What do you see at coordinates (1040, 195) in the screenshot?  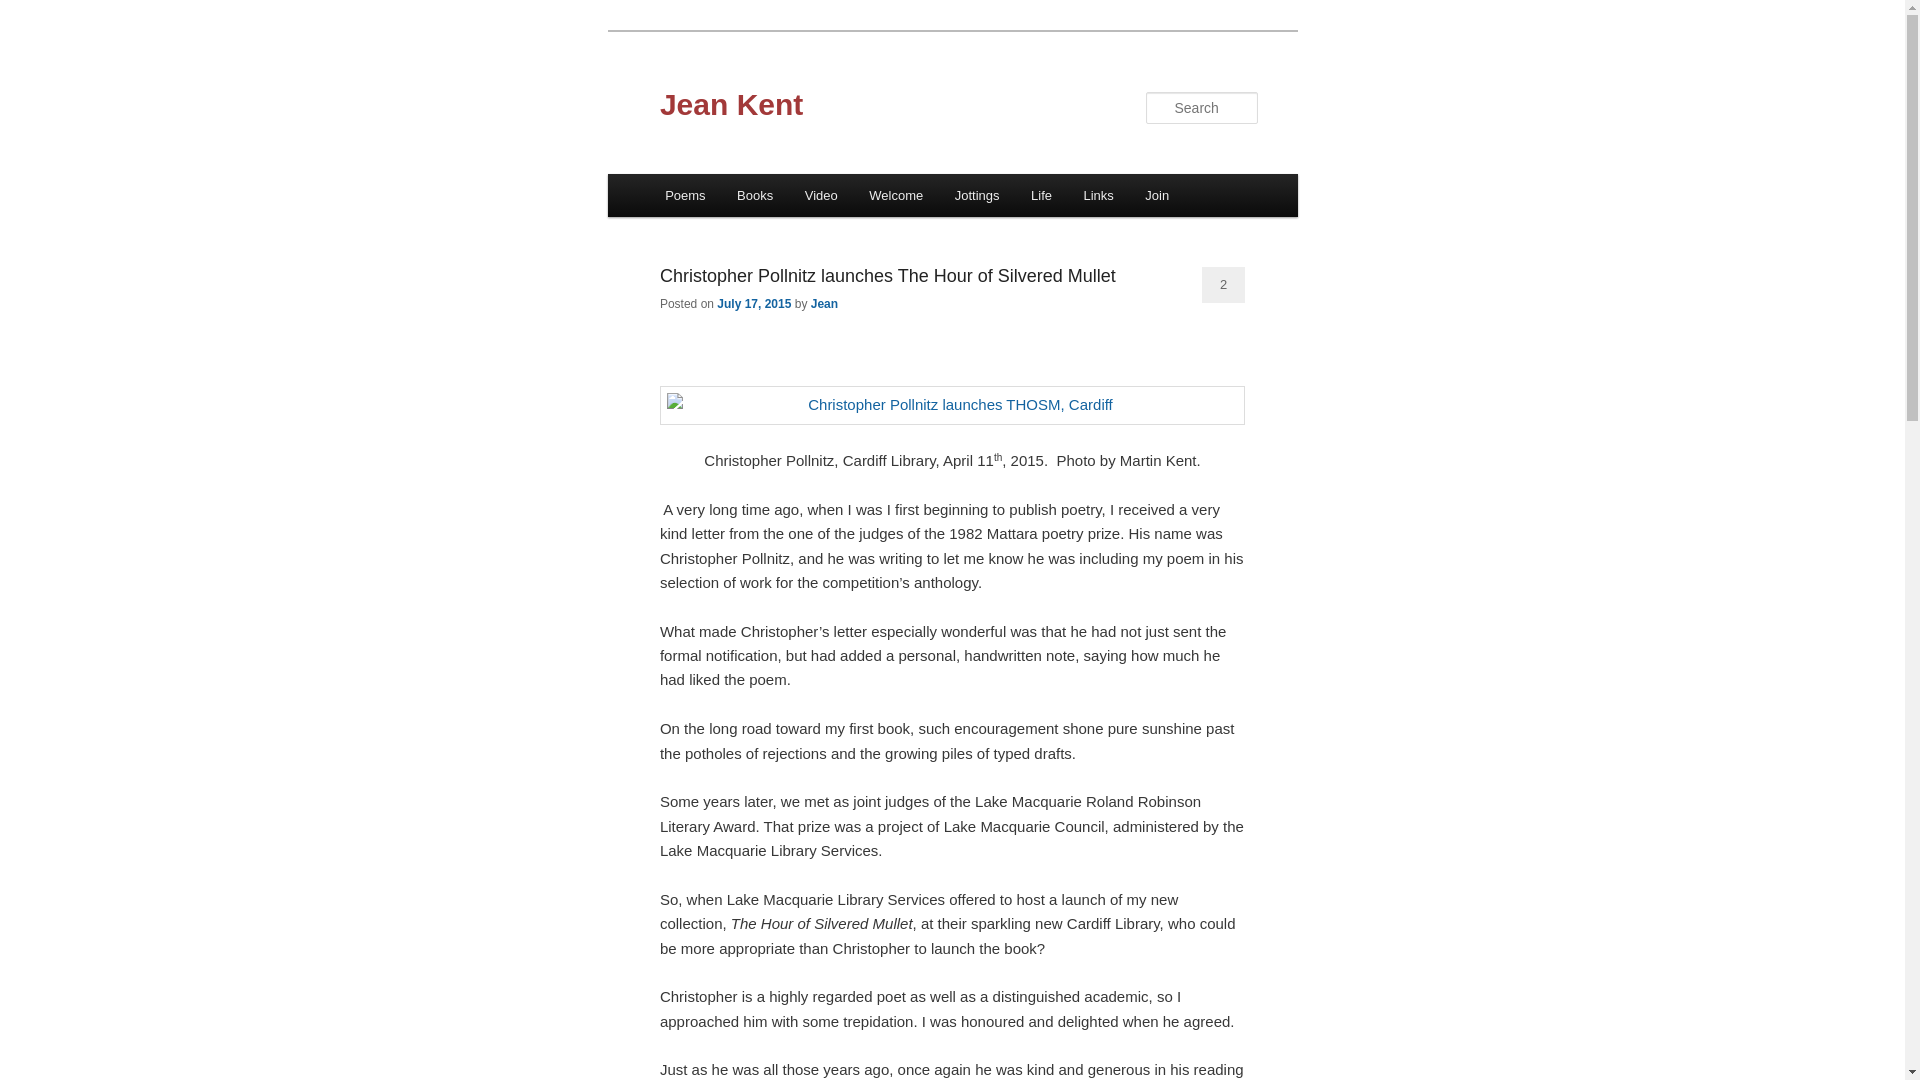 I see `'Life'` at bounding box center [1040, 195].